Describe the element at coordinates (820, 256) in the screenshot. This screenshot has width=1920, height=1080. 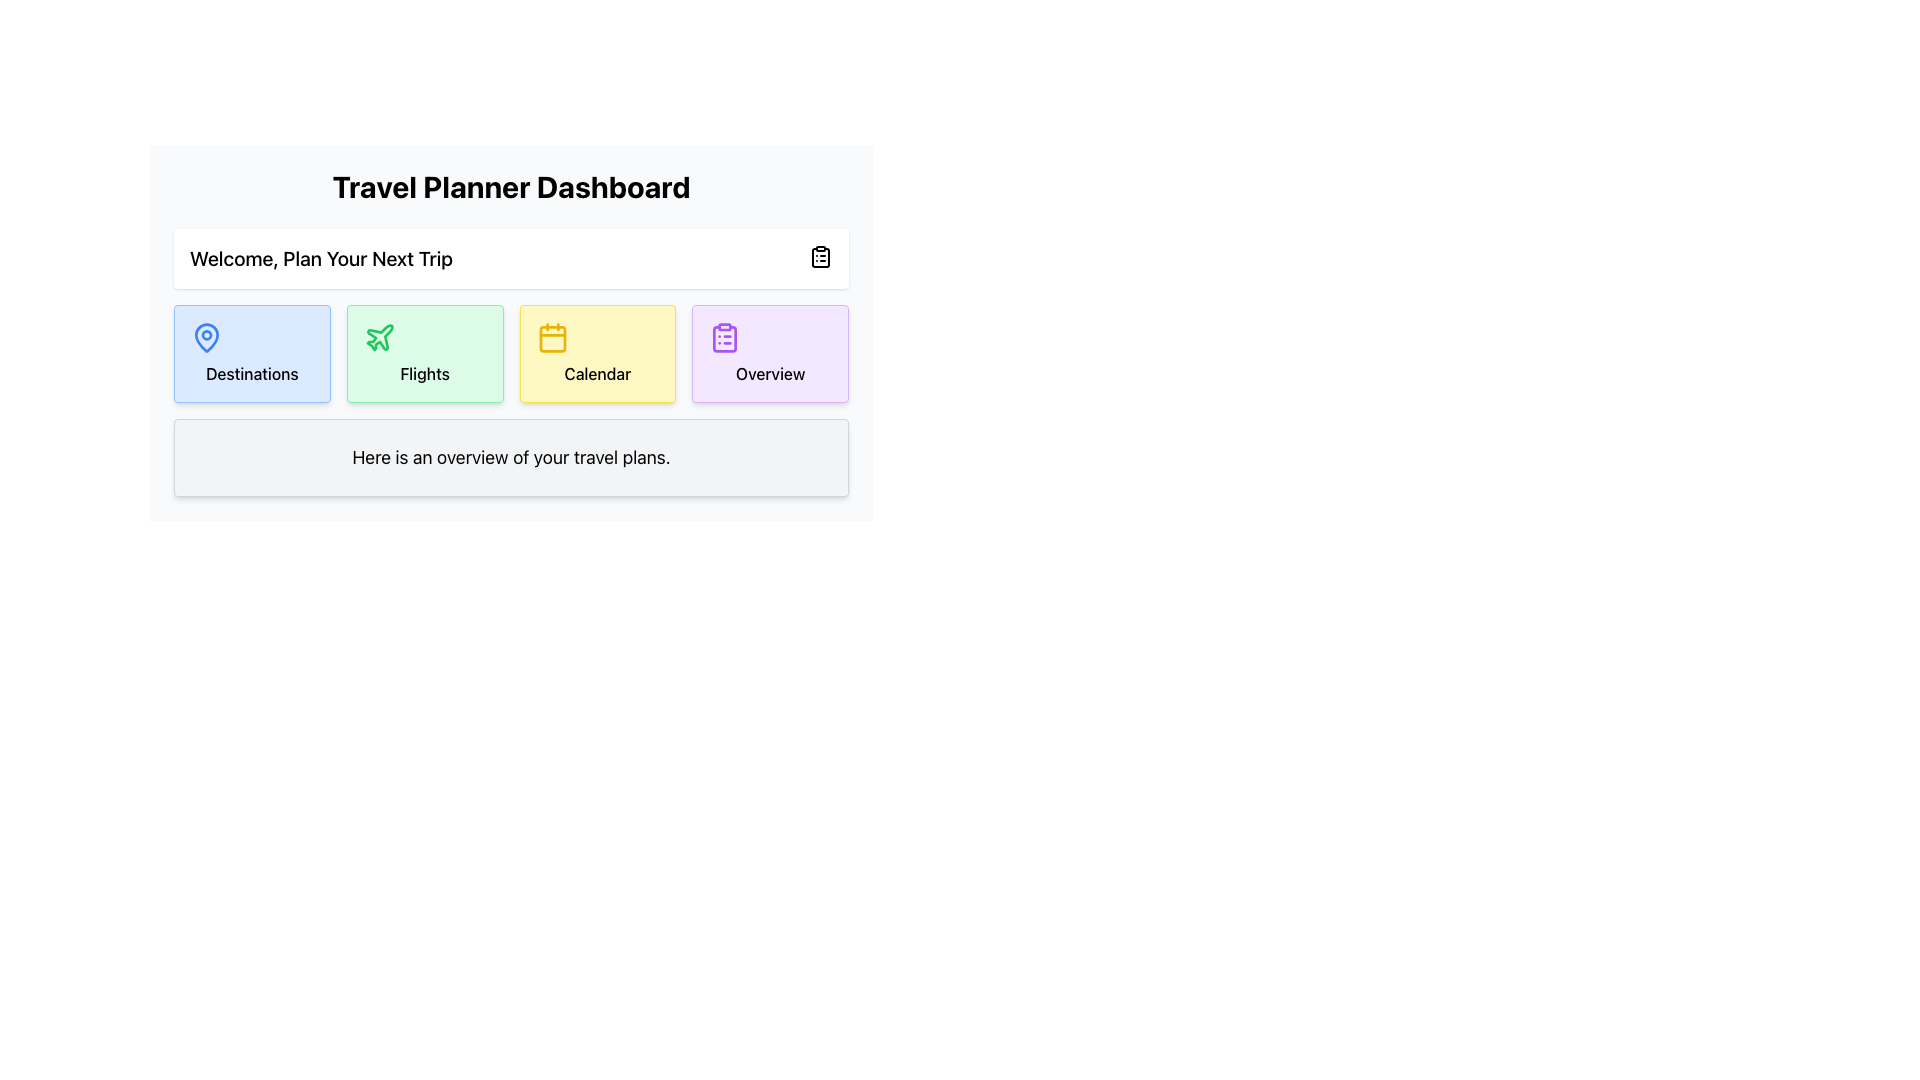
I see `the clipboard icon located at the far-right side of the header area` at that location.